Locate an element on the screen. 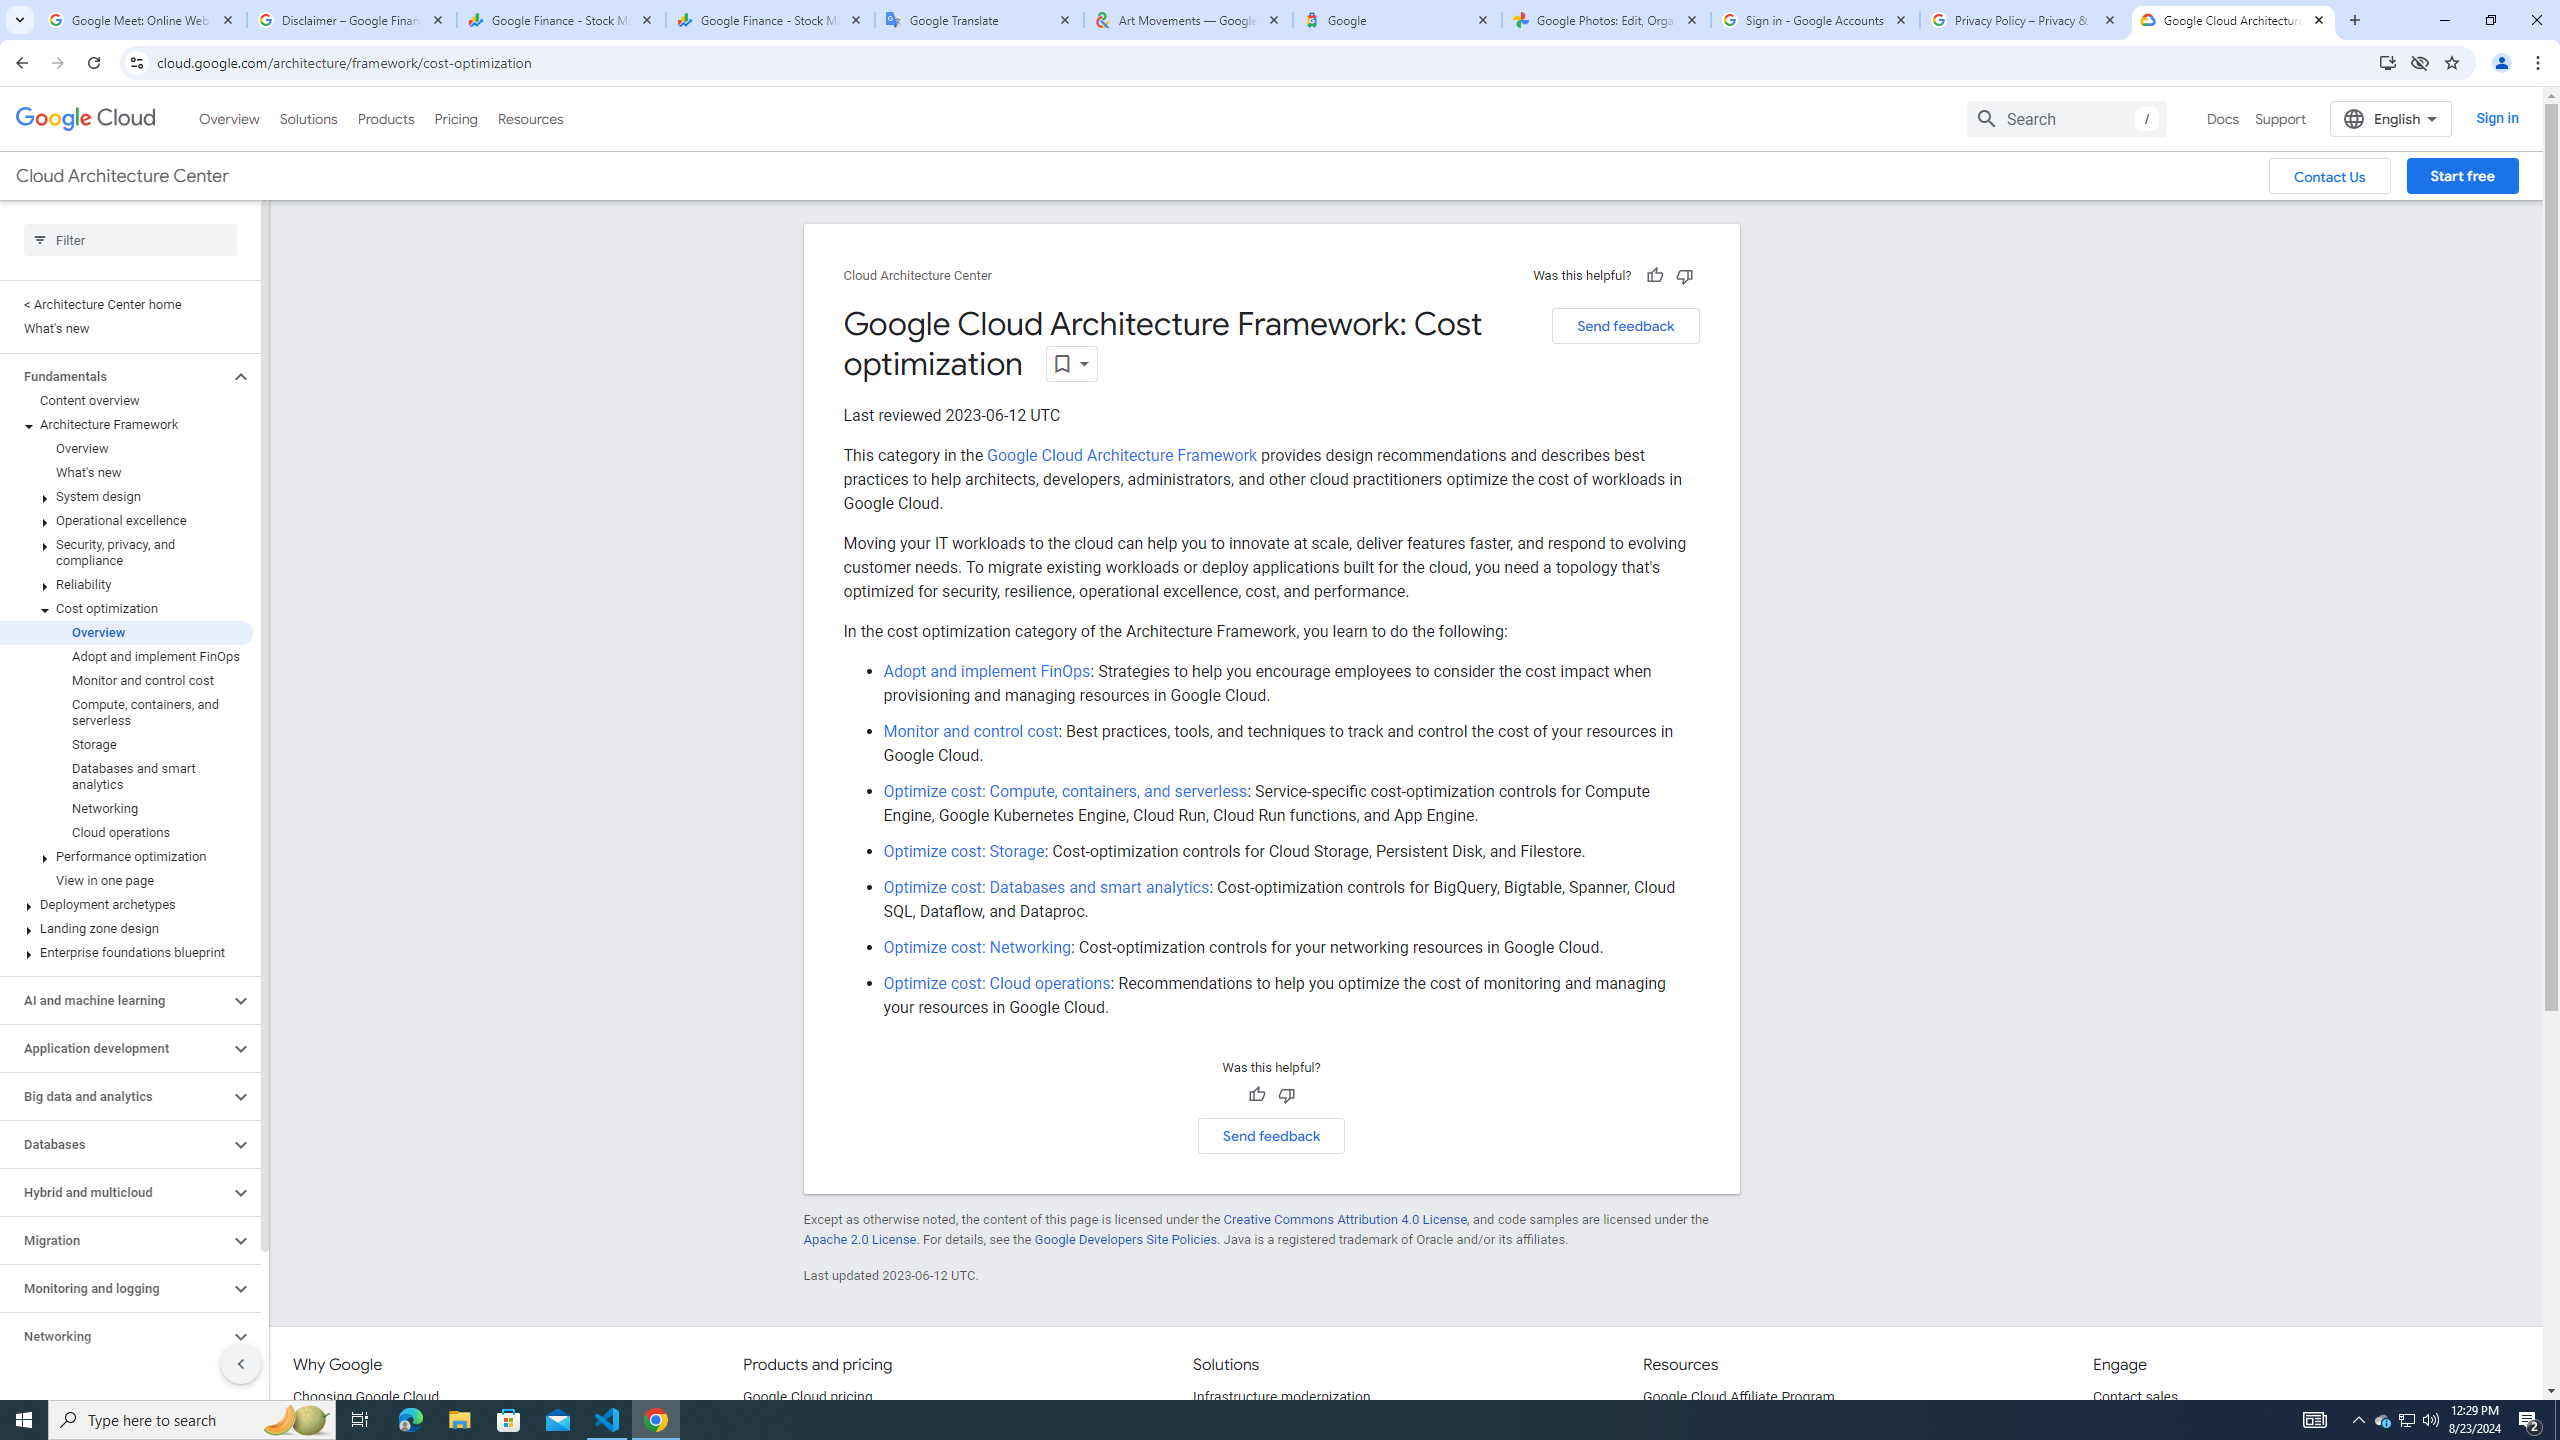 The image size is (2560, 1440). 'Deployment archetypes' is located at coordinates (126, 904).